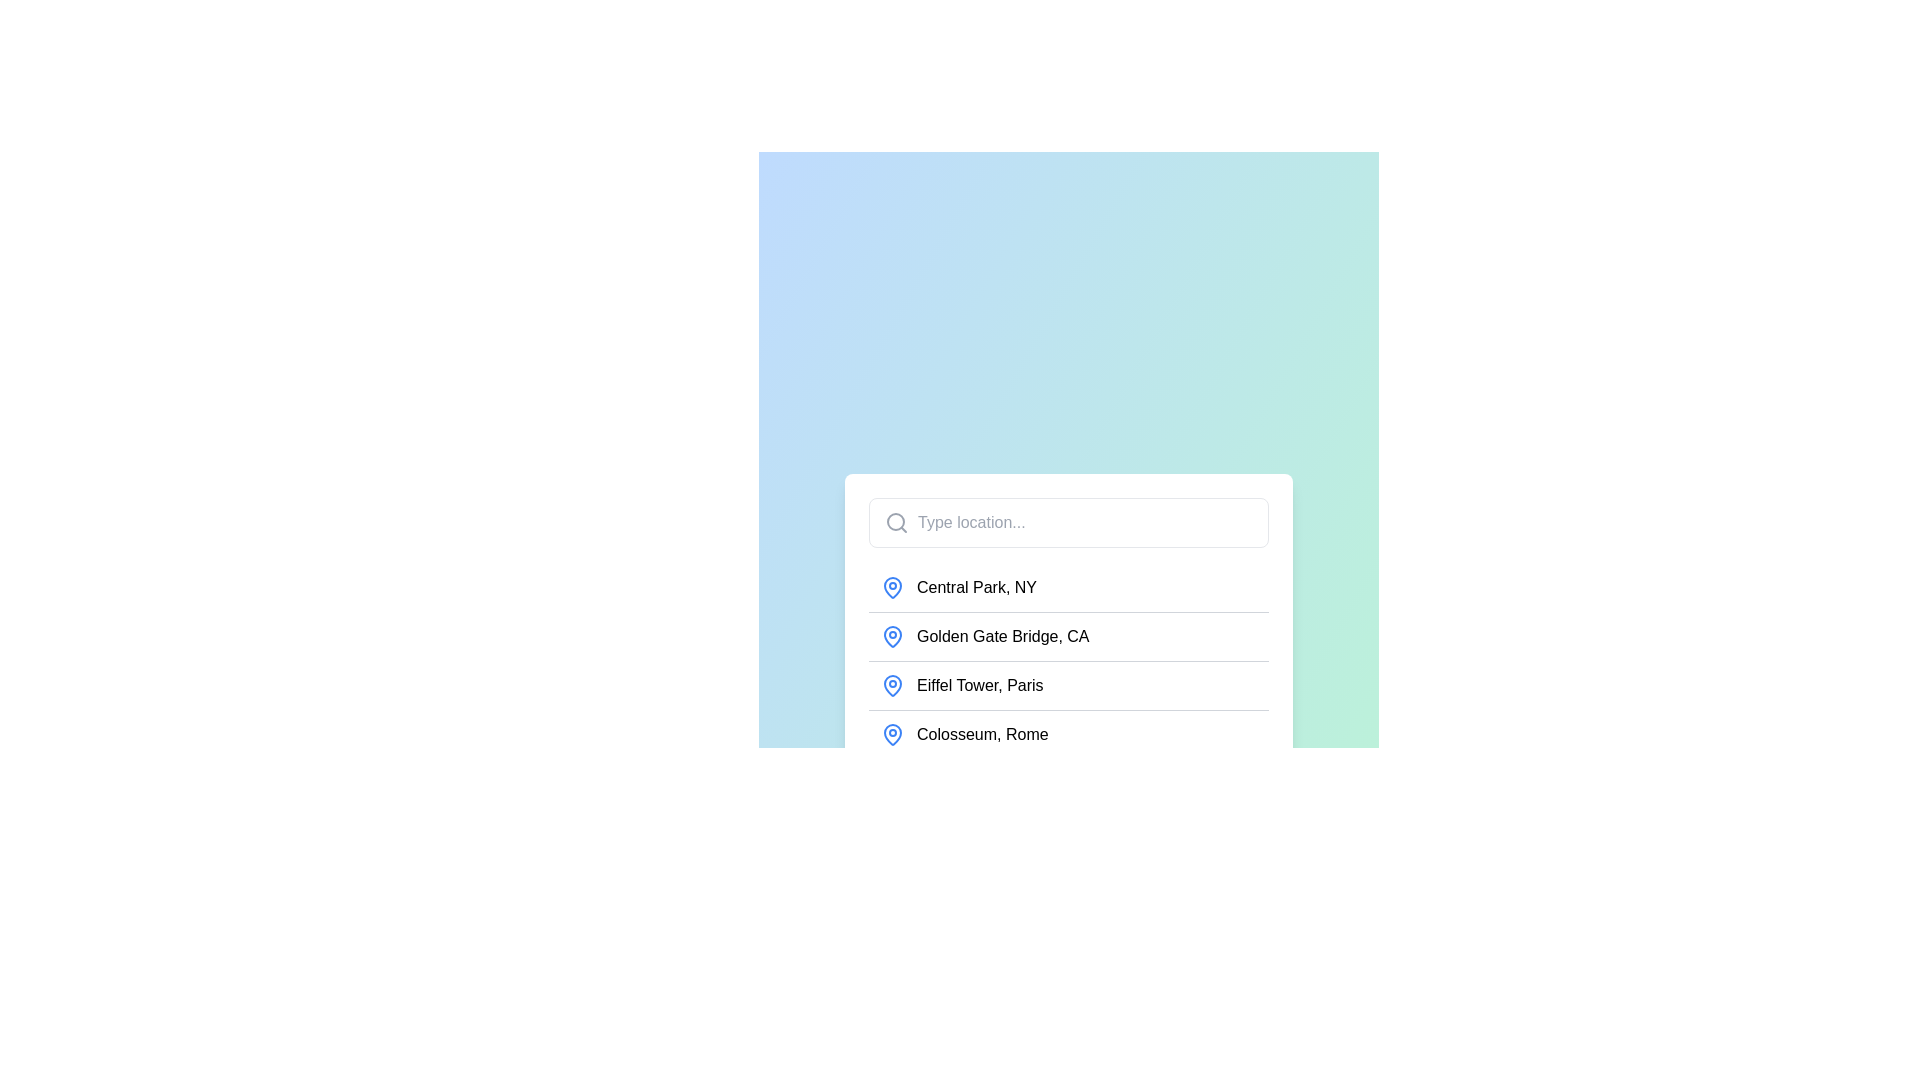 This screenshot has height=1080, width=1920. What do you see at coordinates (891, 735) in the screenshot?
I see `the map pin icon indicating the location for 'Colosseum, Rome', which is positioned to the left of the text label` at bounding box center [891, 735].